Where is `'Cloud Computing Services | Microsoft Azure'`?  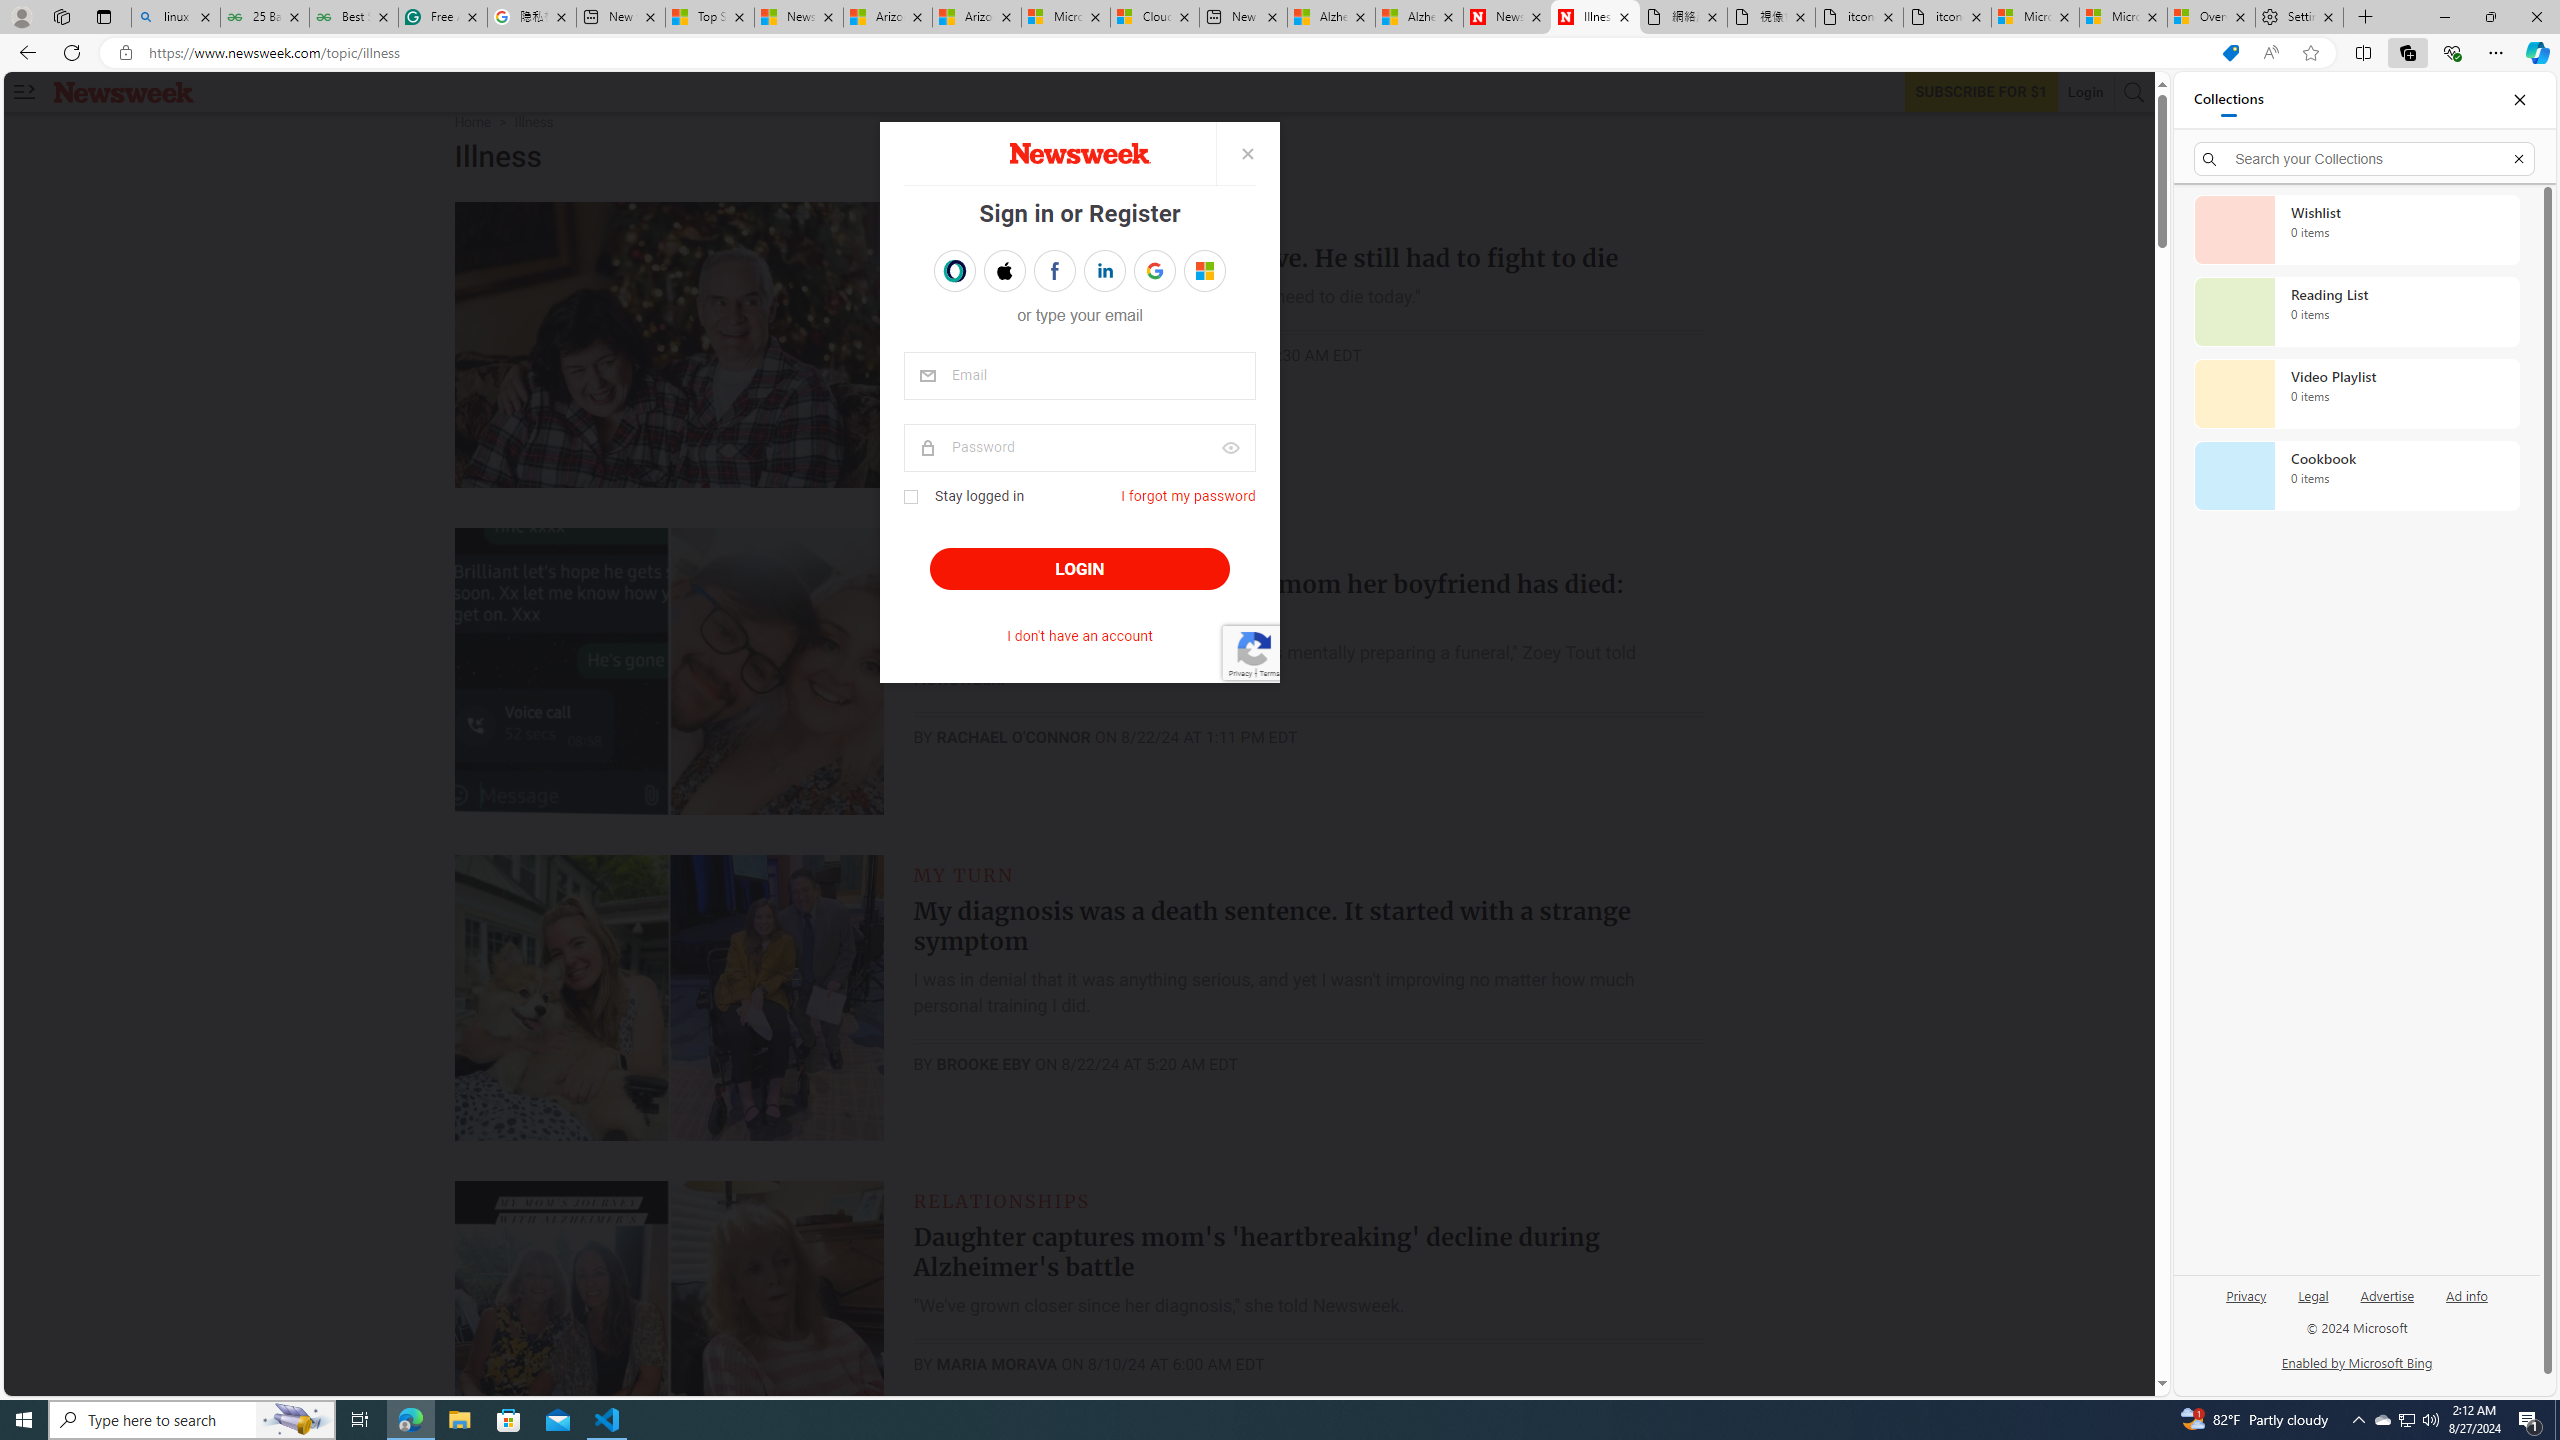
'Cloud Computing Services | Microsoft Azure' is located at coordinates (1153, 16).